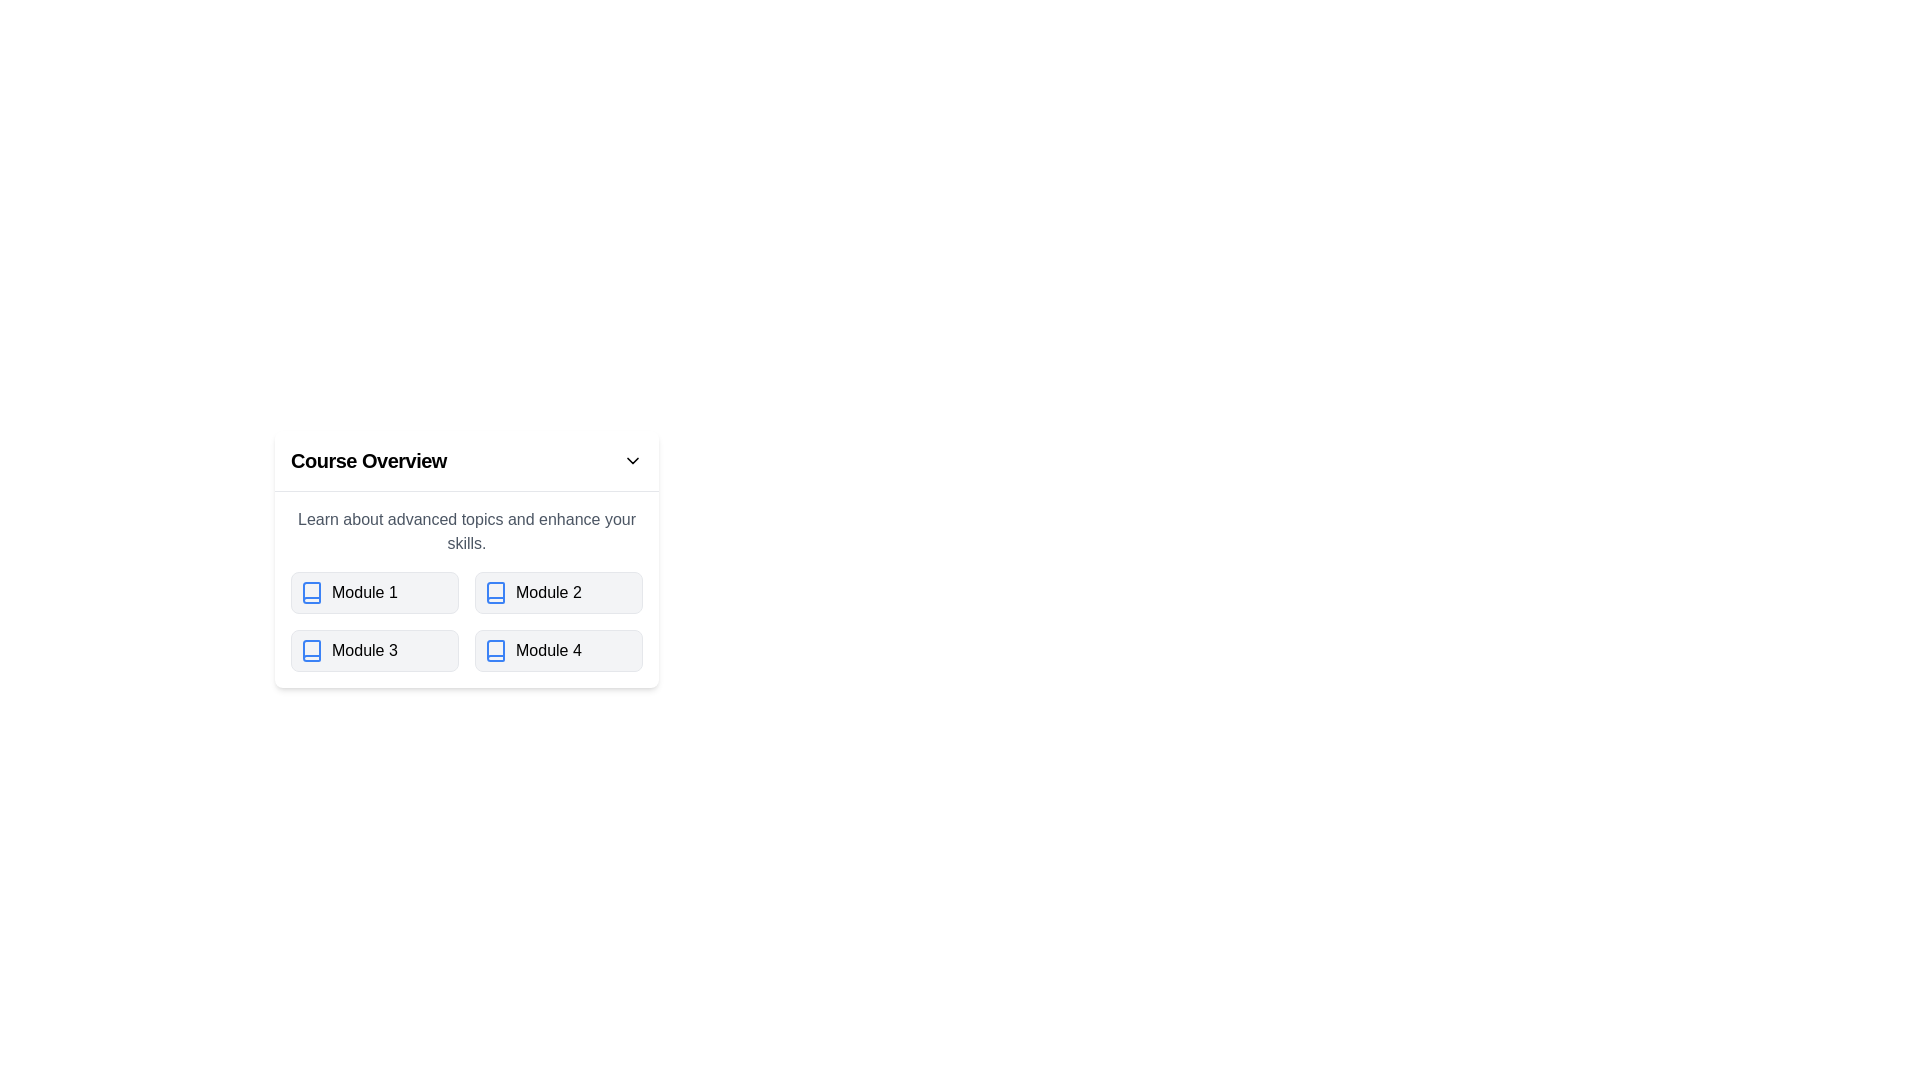  What do you see at coordinates (495, 651) in the screenshot?
I see `the open book icon in the 'Module 4' area, which is styled with blue strokes and represents reading or learning` at bounding box center [495, 651].